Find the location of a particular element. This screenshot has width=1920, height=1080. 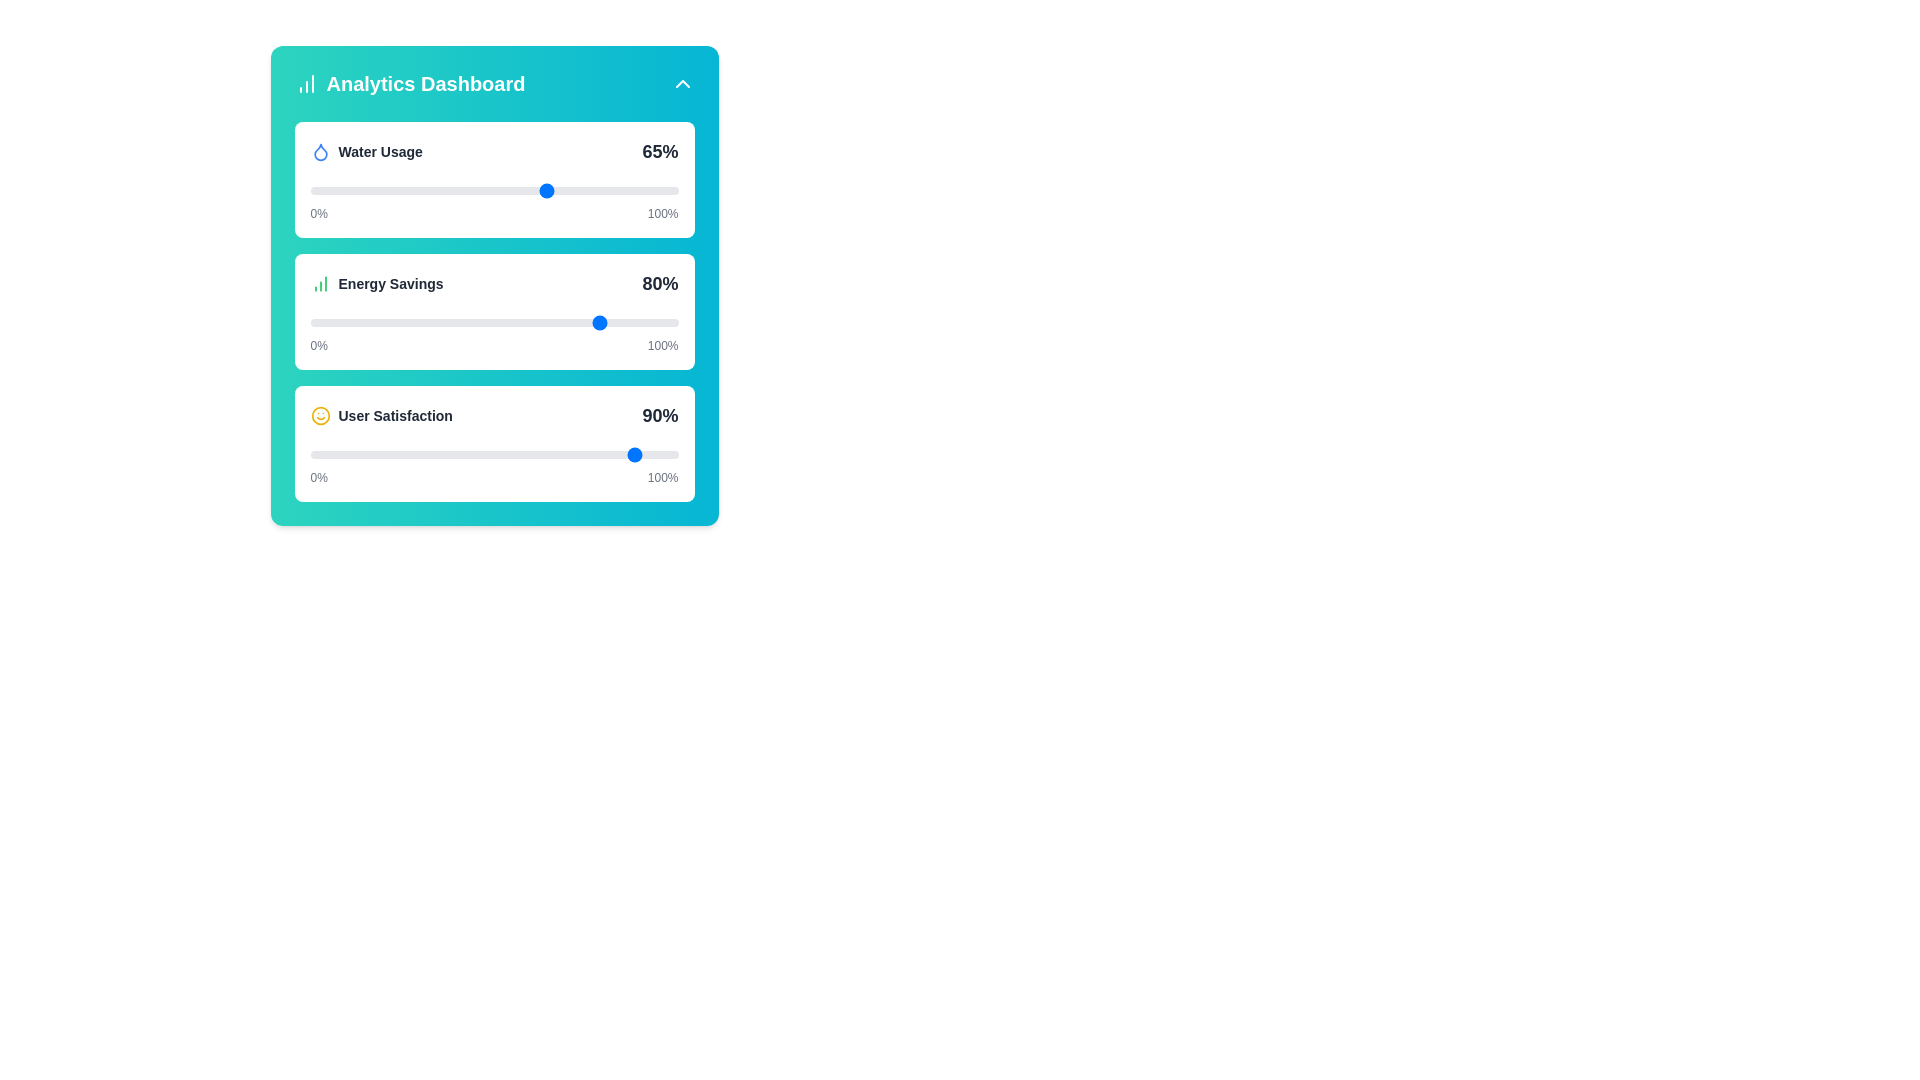

the water usage slider is located at coordinates (563, 191).